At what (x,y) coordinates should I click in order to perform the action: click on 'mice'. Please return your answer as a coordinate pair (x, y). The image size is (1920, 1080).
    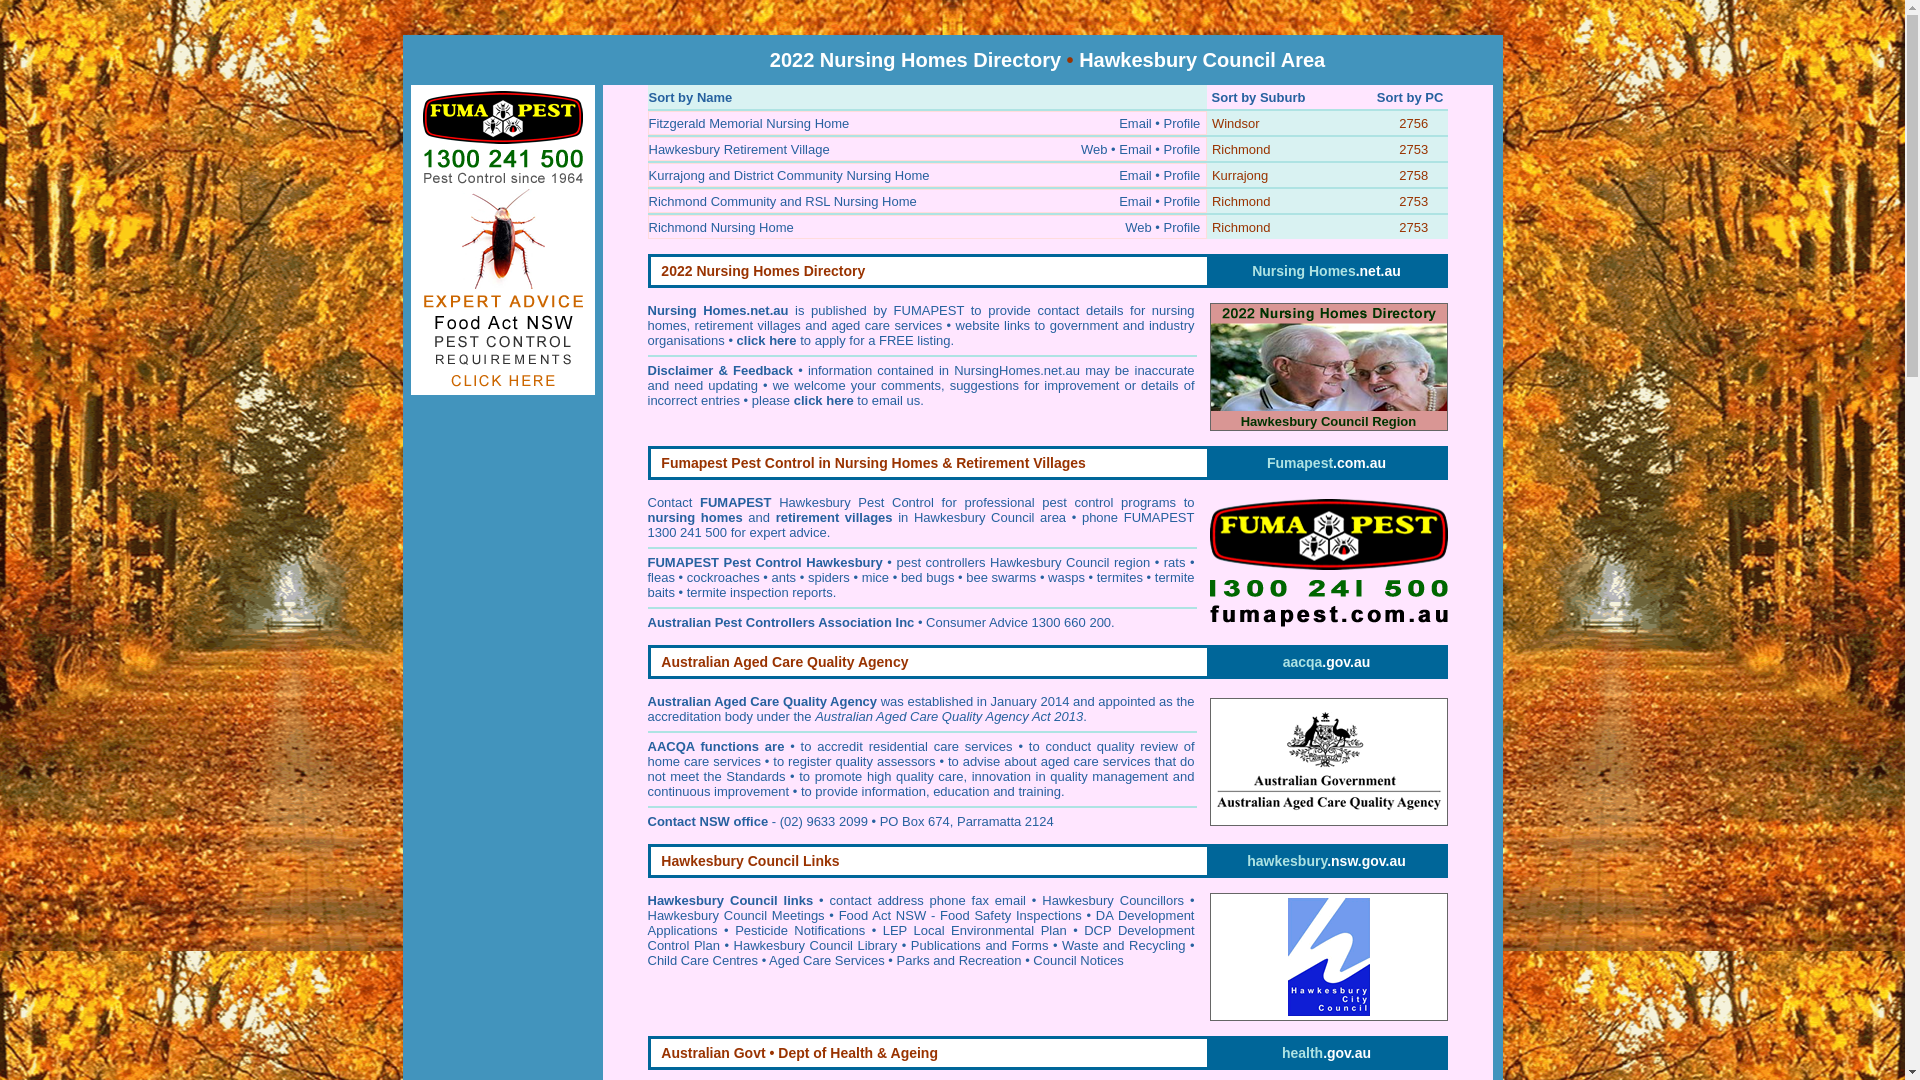
    Looking at the image, I should click on (875, 577).